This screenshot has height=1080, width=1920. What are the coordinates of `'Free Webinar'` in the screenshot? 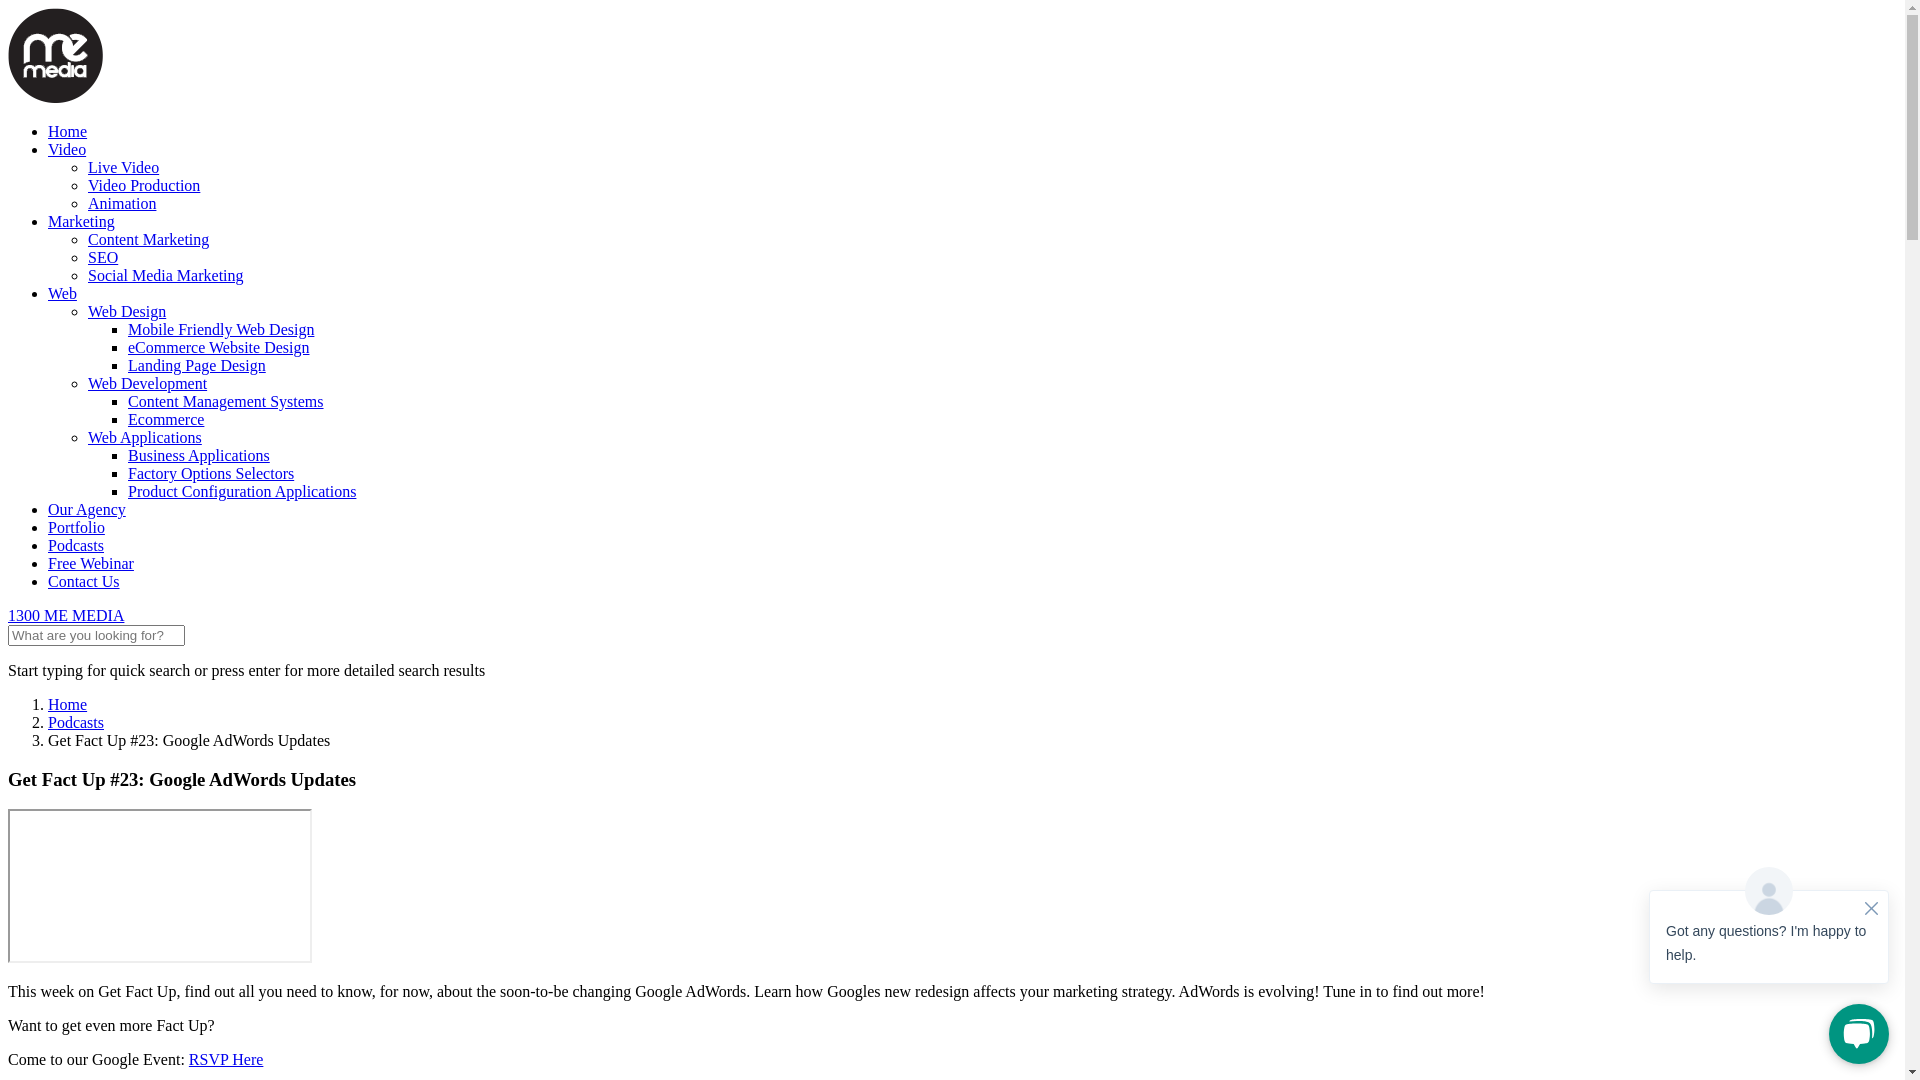 It's located at (90, 563).